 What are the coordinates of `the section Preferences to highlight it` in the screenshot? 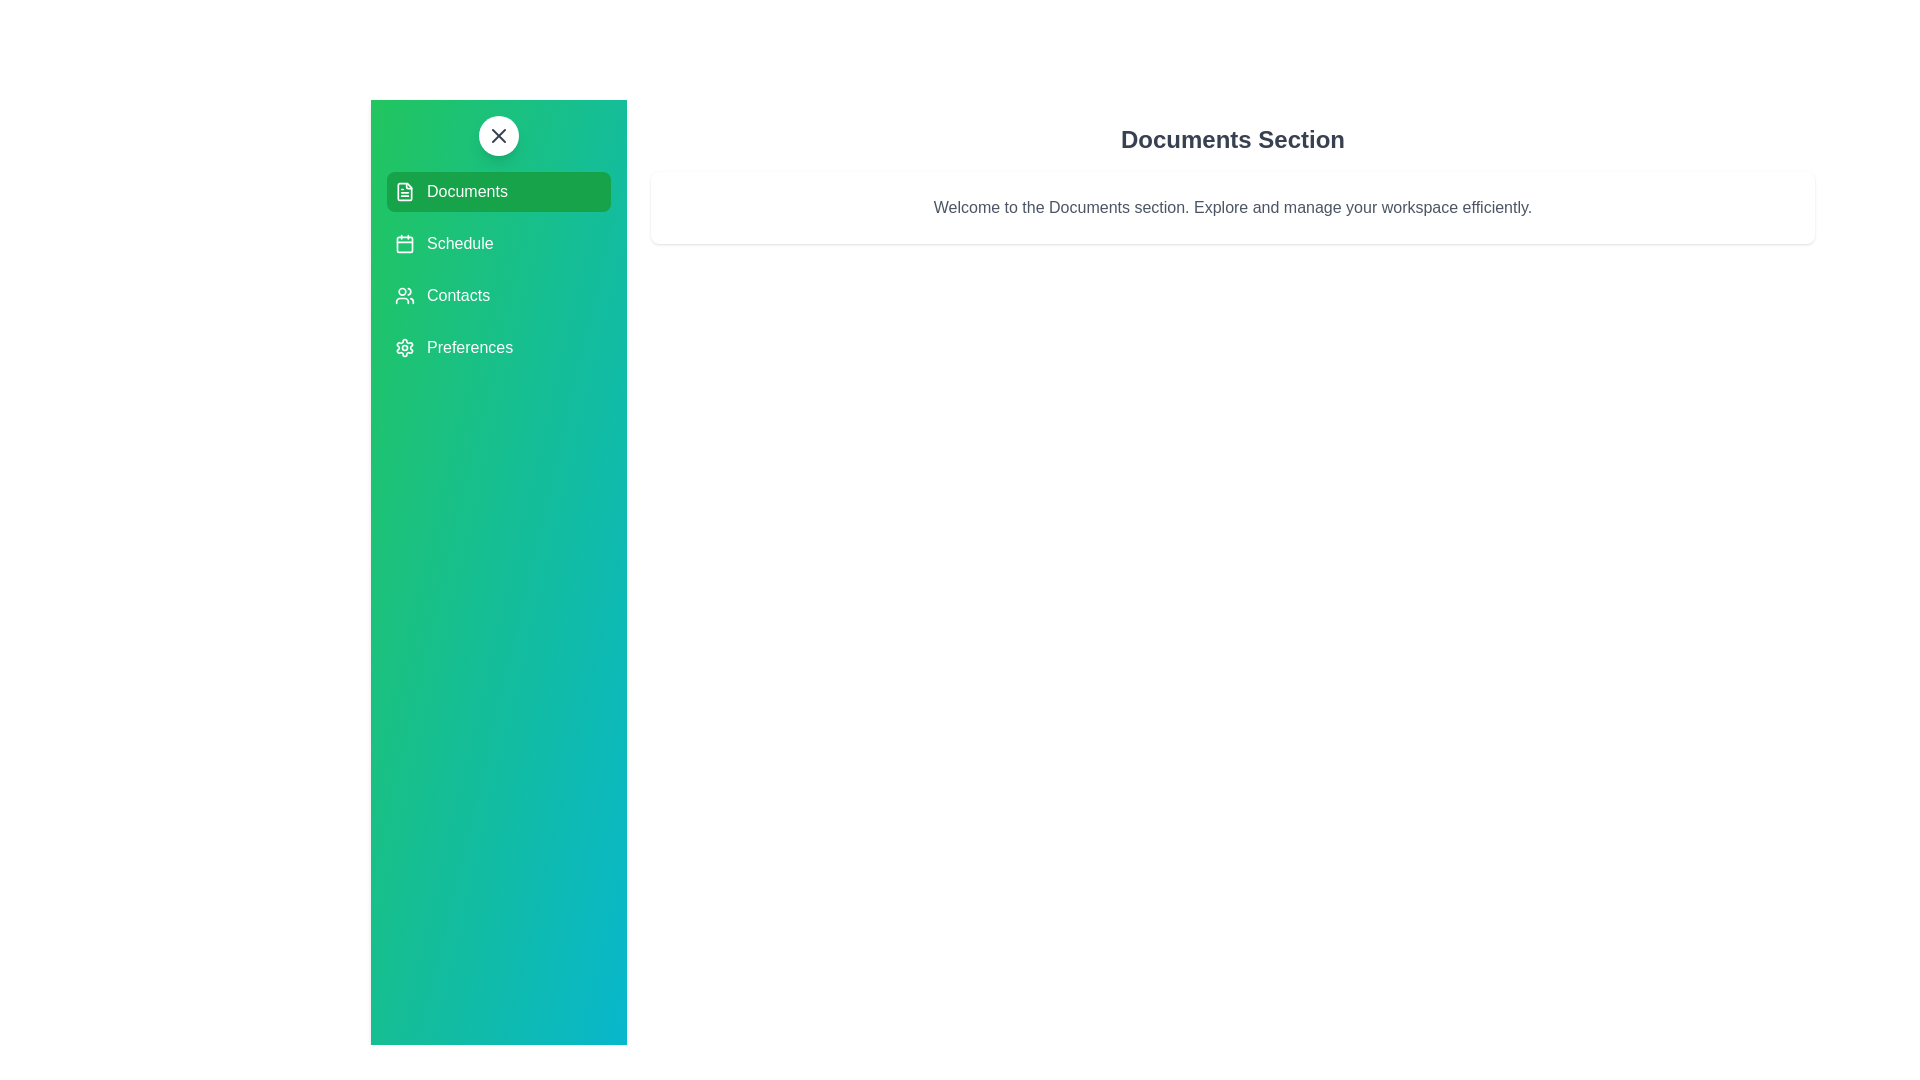 It's located at (499, 346).